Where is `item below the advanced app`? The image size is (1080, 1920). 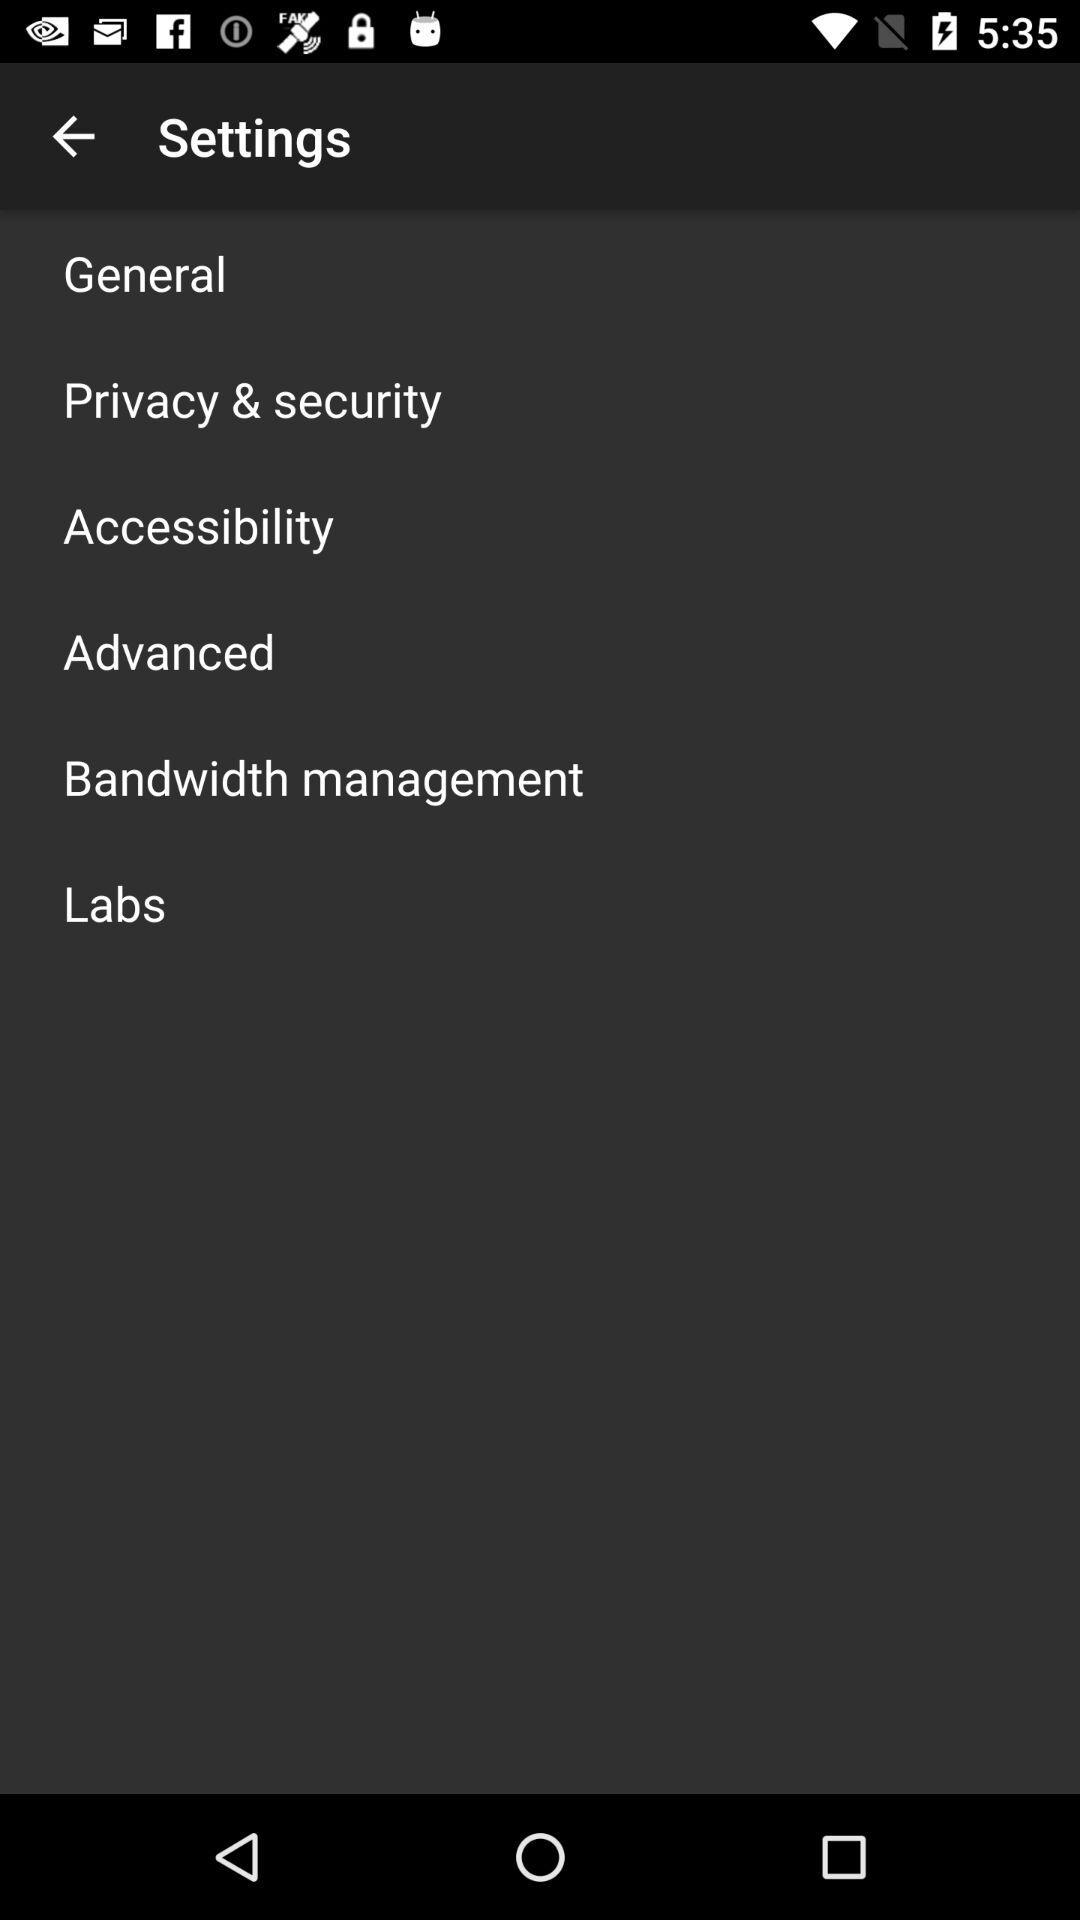
item below the advanced app is located at coordinates (322, 776).